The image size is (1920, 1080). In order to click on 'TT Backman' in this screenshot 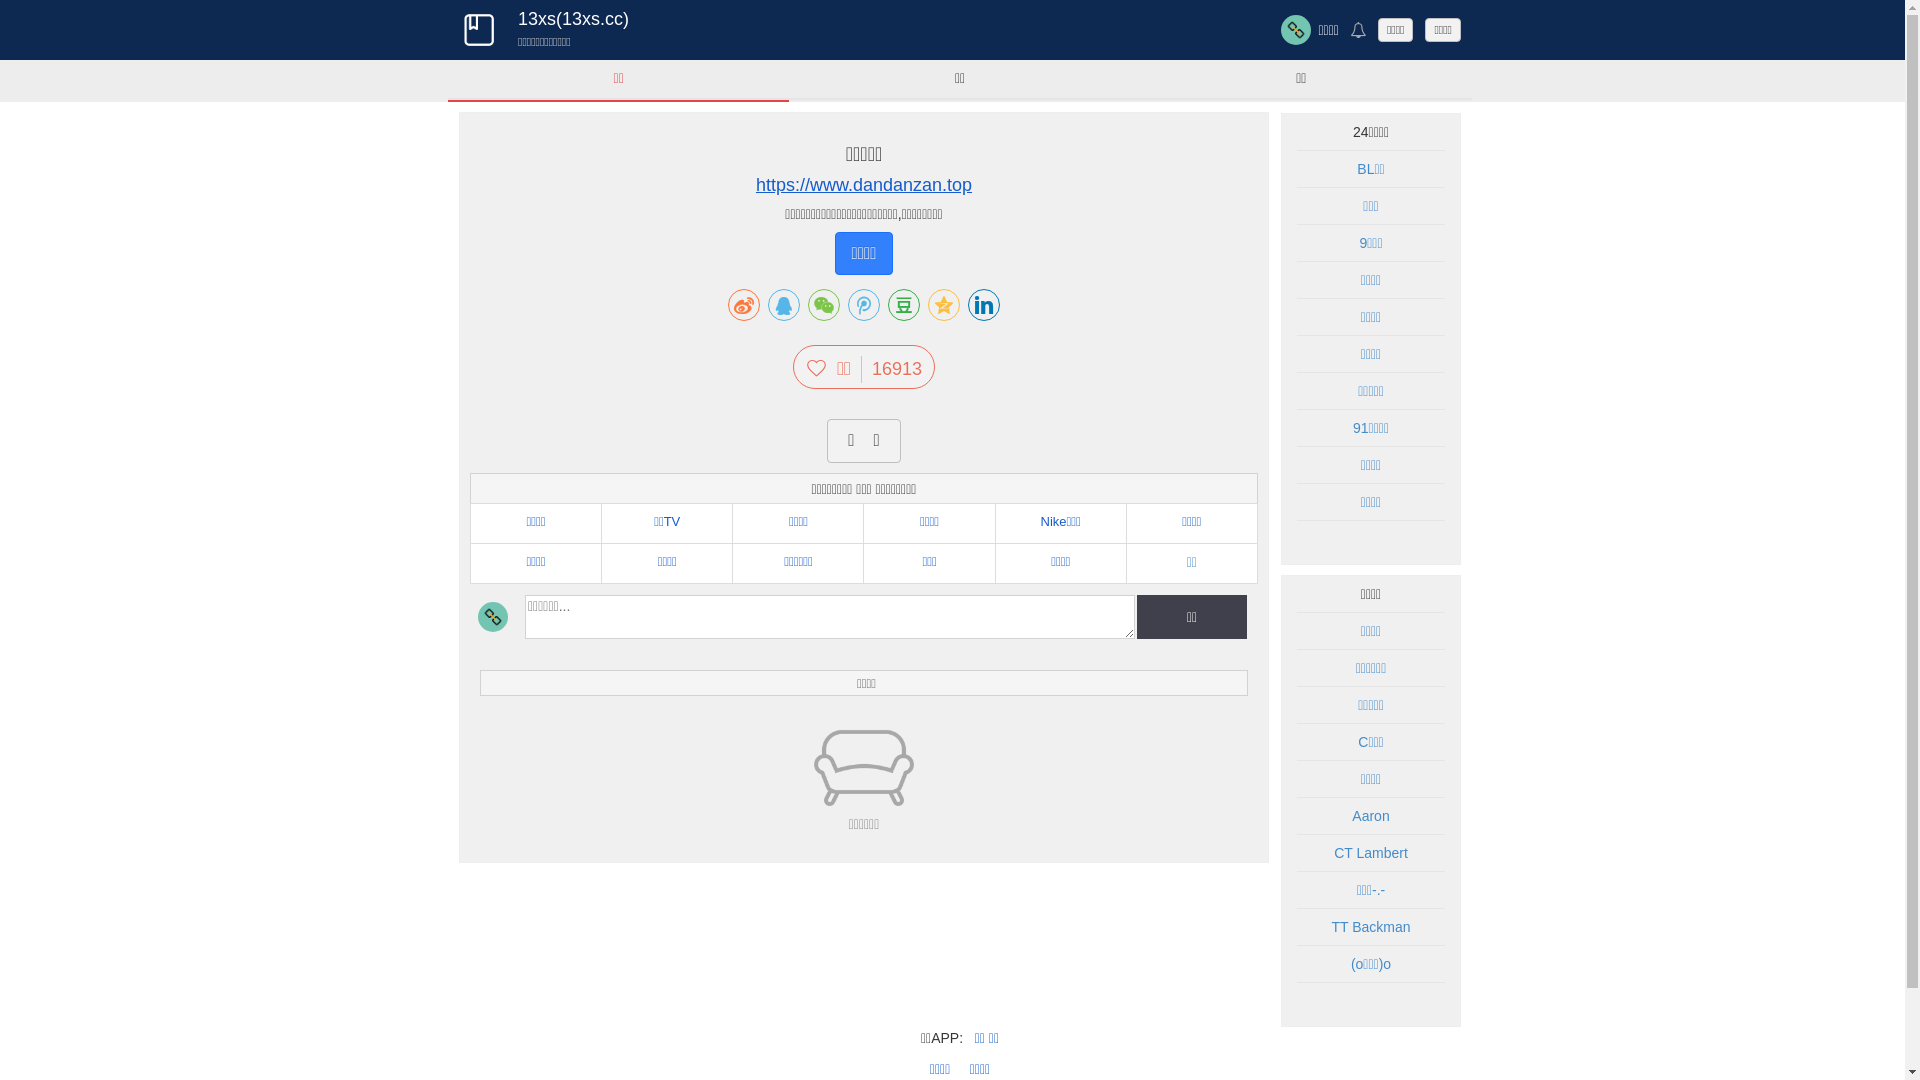, I will do `click(1369, 926)`.